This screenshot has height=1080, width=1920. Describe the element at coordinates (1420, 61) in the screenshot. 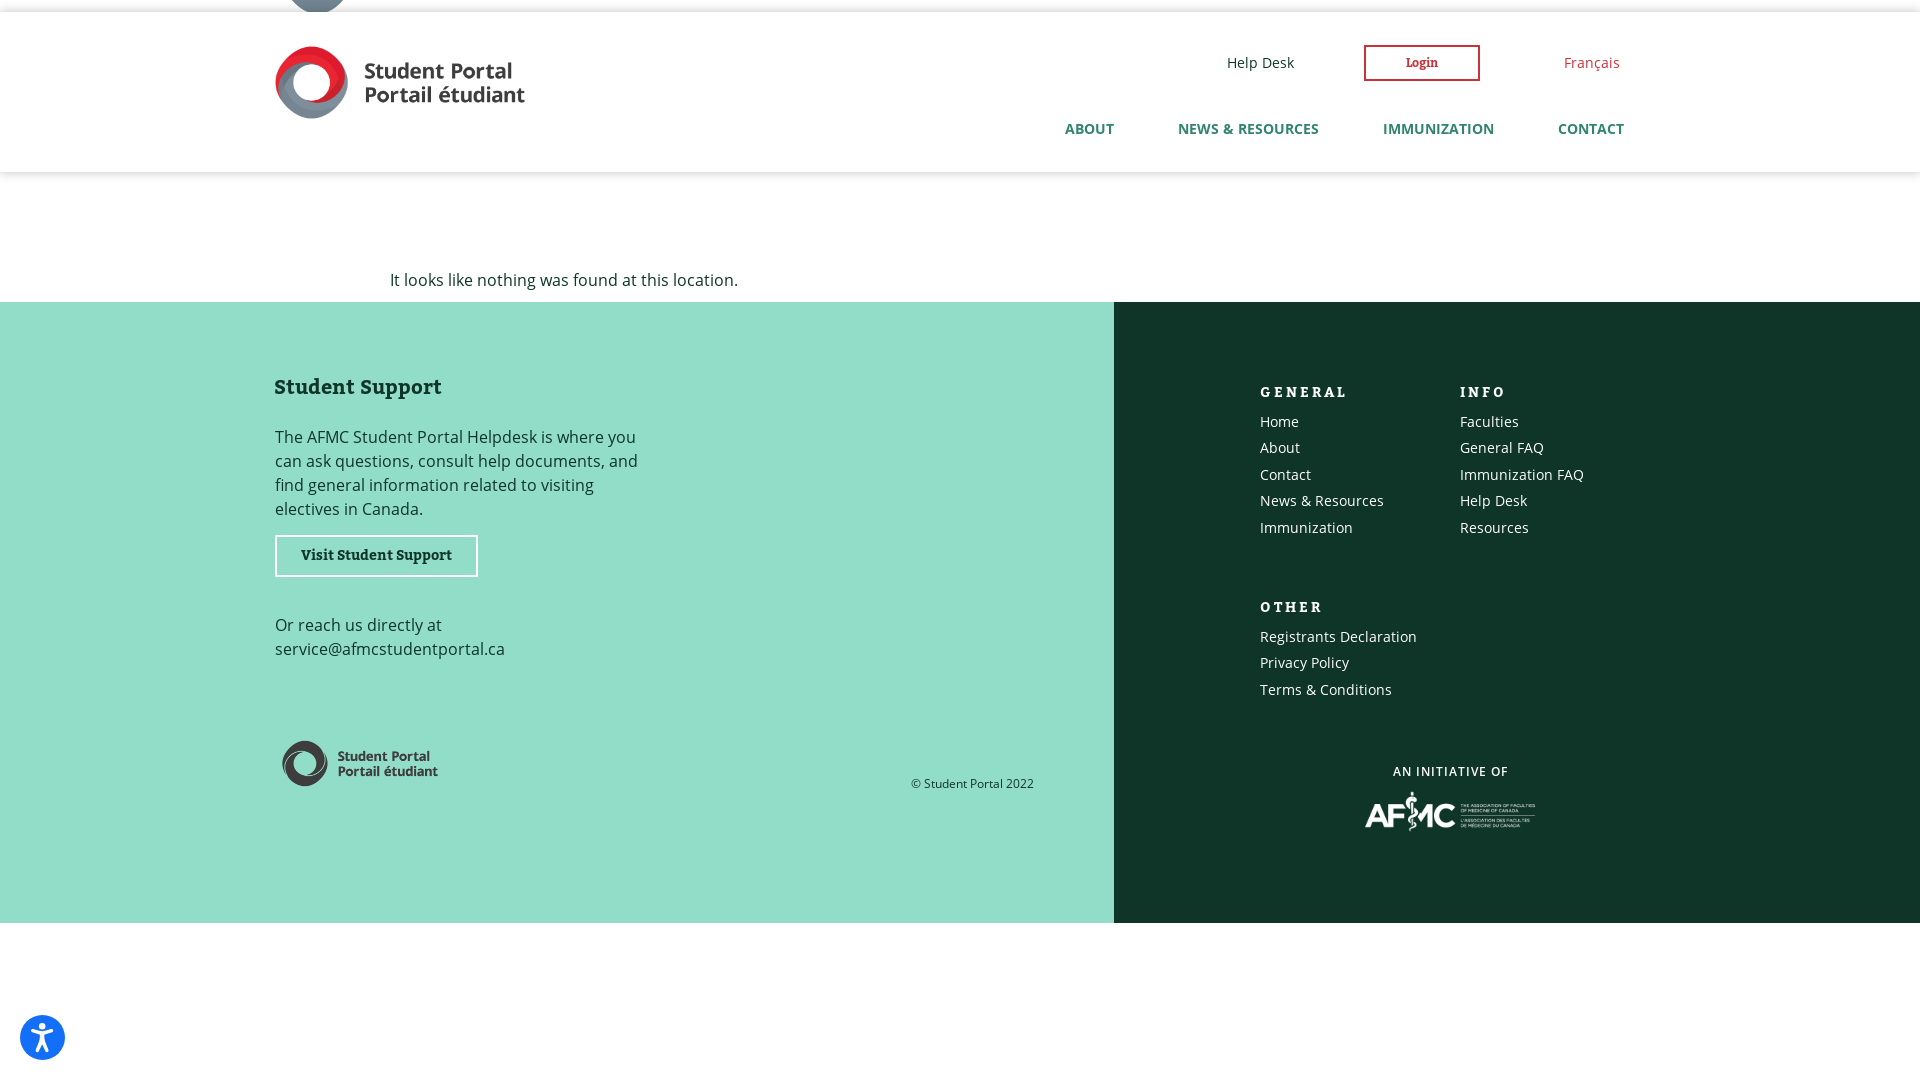

I see `'Login'` at that location.